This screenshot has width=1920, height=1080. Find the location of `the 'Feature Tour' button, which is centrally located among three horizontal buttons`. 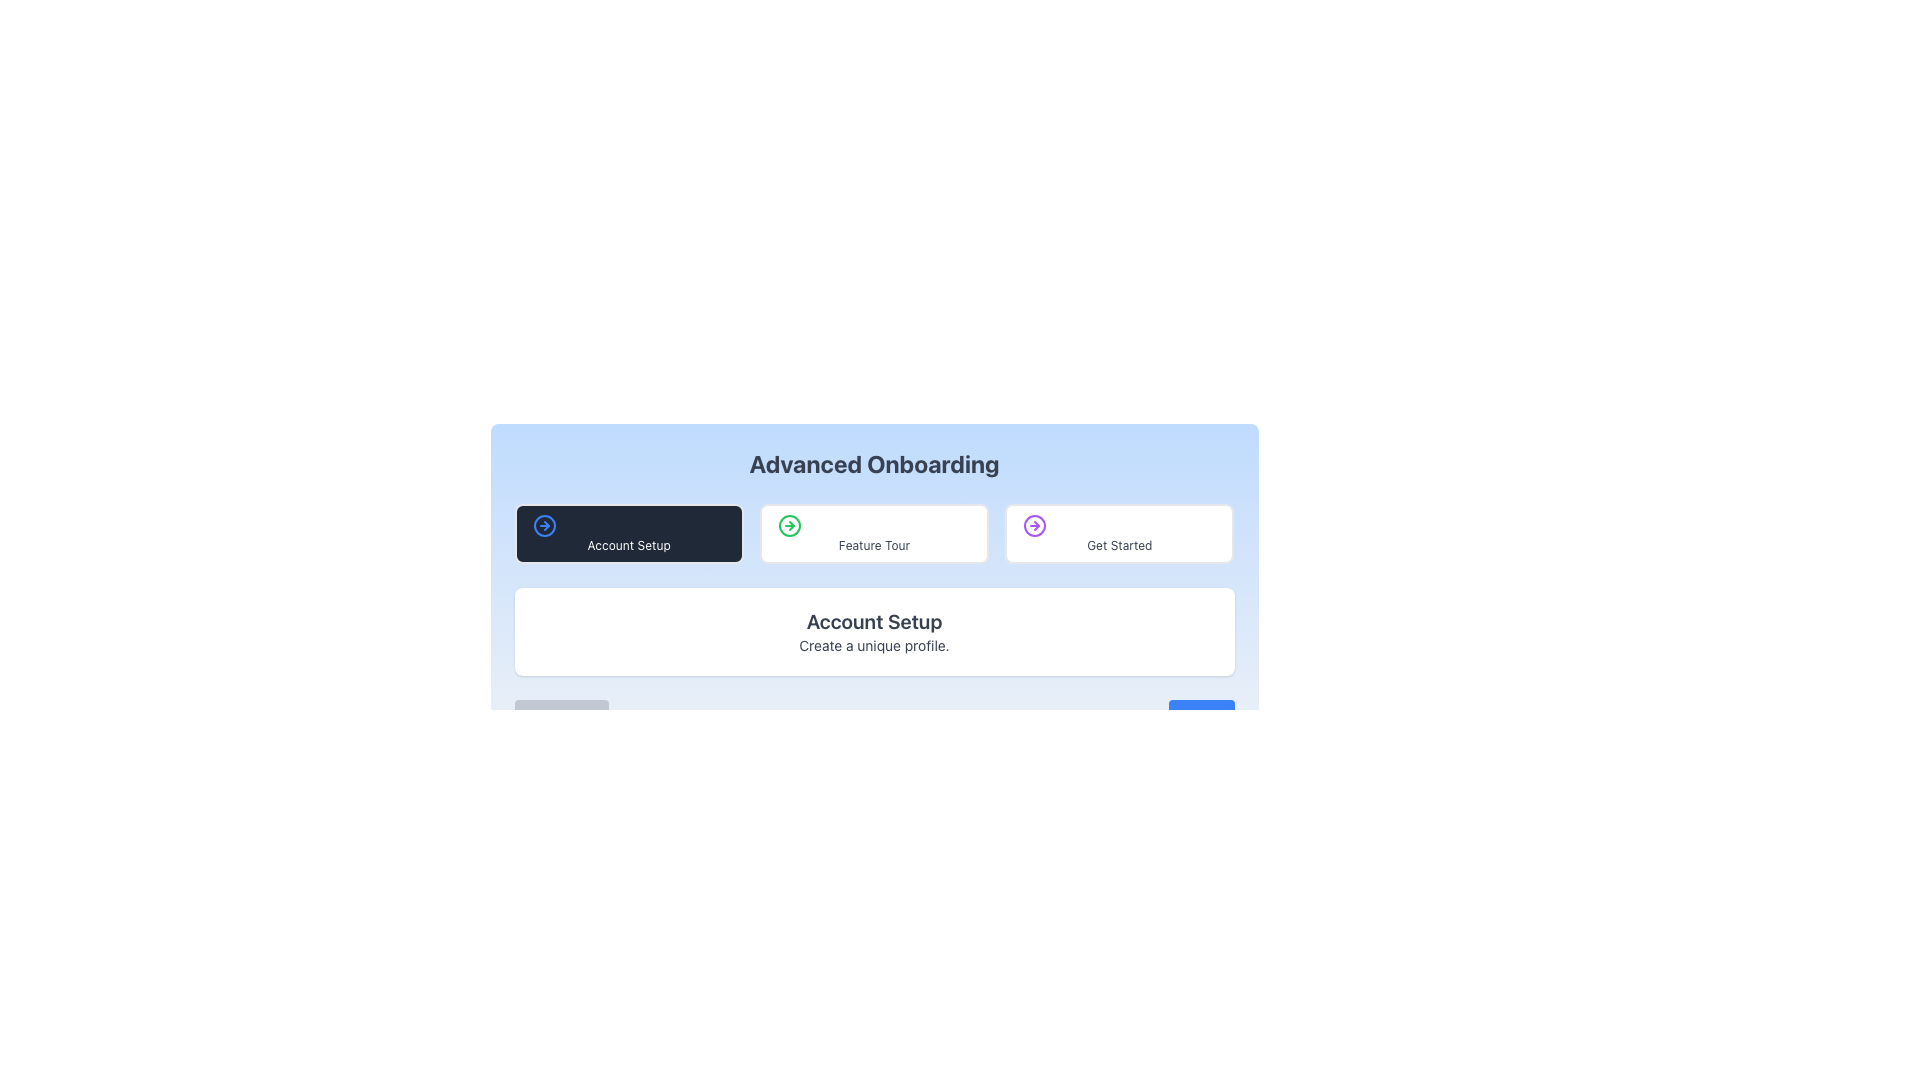

the 'Feature Tour' button, which is centrally located among three horizontal buttons is located at coordinates (874, 532).